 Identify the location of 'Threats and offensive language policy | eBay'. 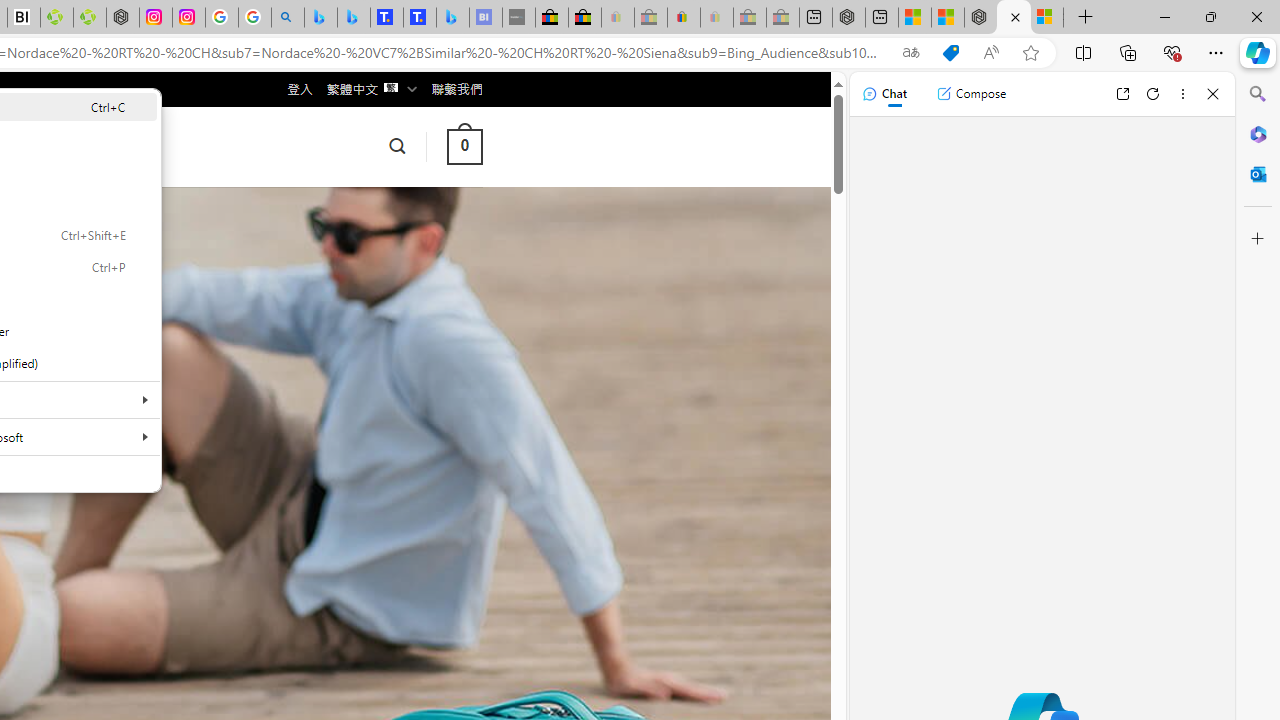
(684, 17).